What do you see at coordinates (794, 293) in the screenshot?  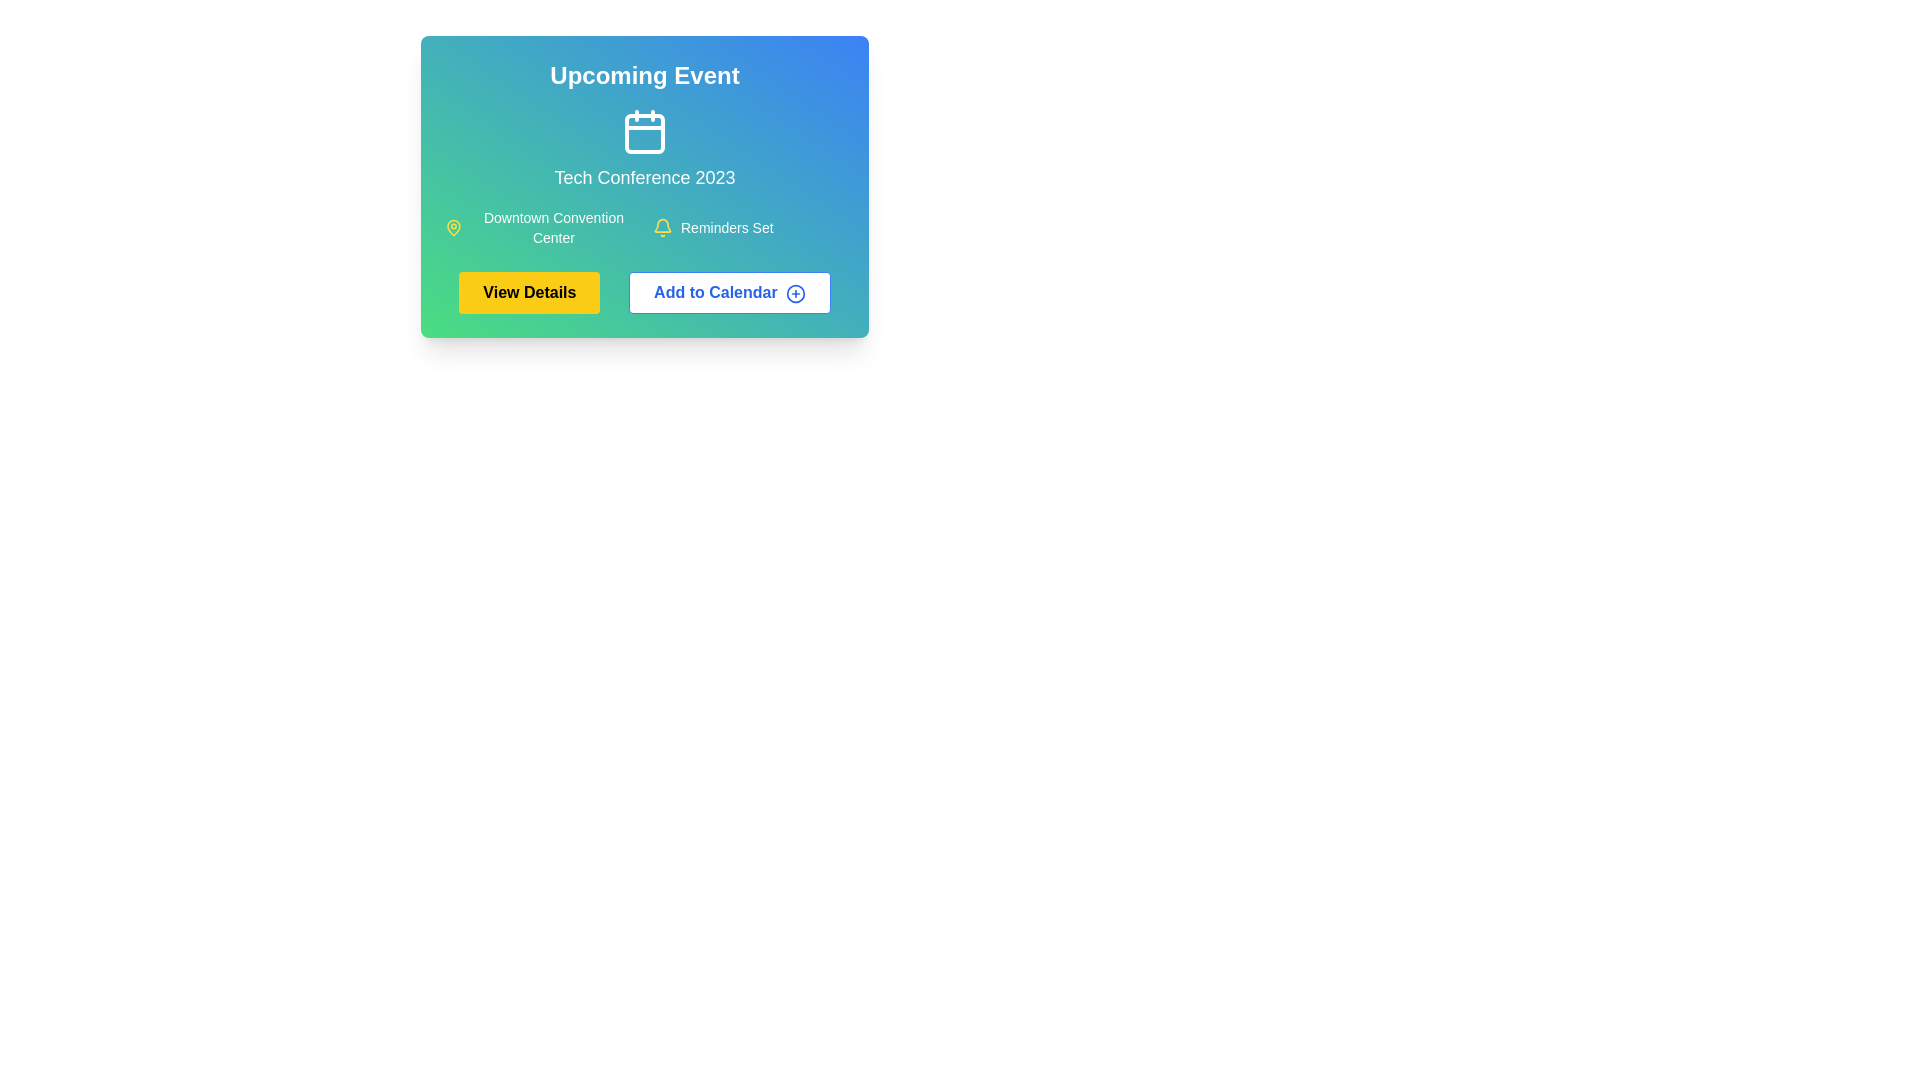 I see `the blue circular icon with a plus symbol inside, located to the right of the 'Add to Calendar' text within the button at the bottom of the card UI section` at bounding box center [794, 293].